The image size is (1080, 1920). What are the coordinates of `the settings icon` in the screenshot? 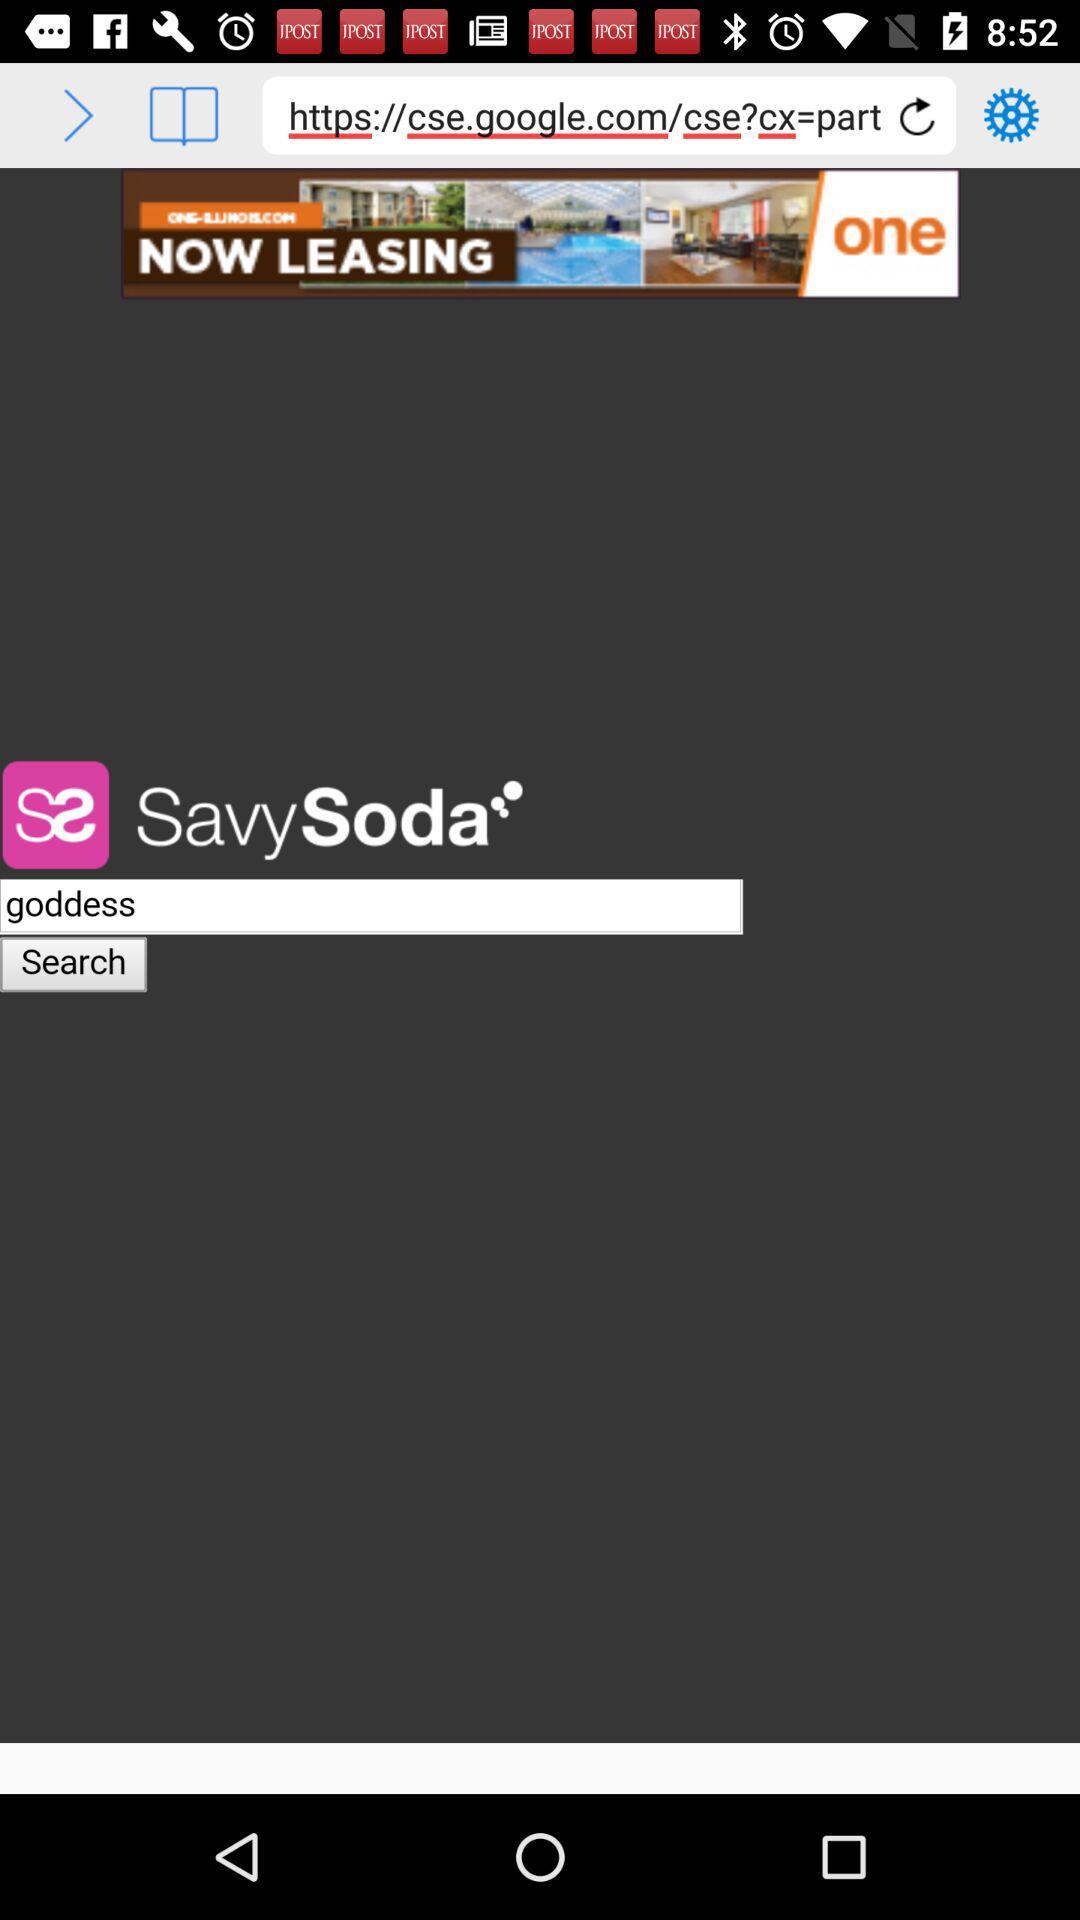 It's located at (1011, 114).